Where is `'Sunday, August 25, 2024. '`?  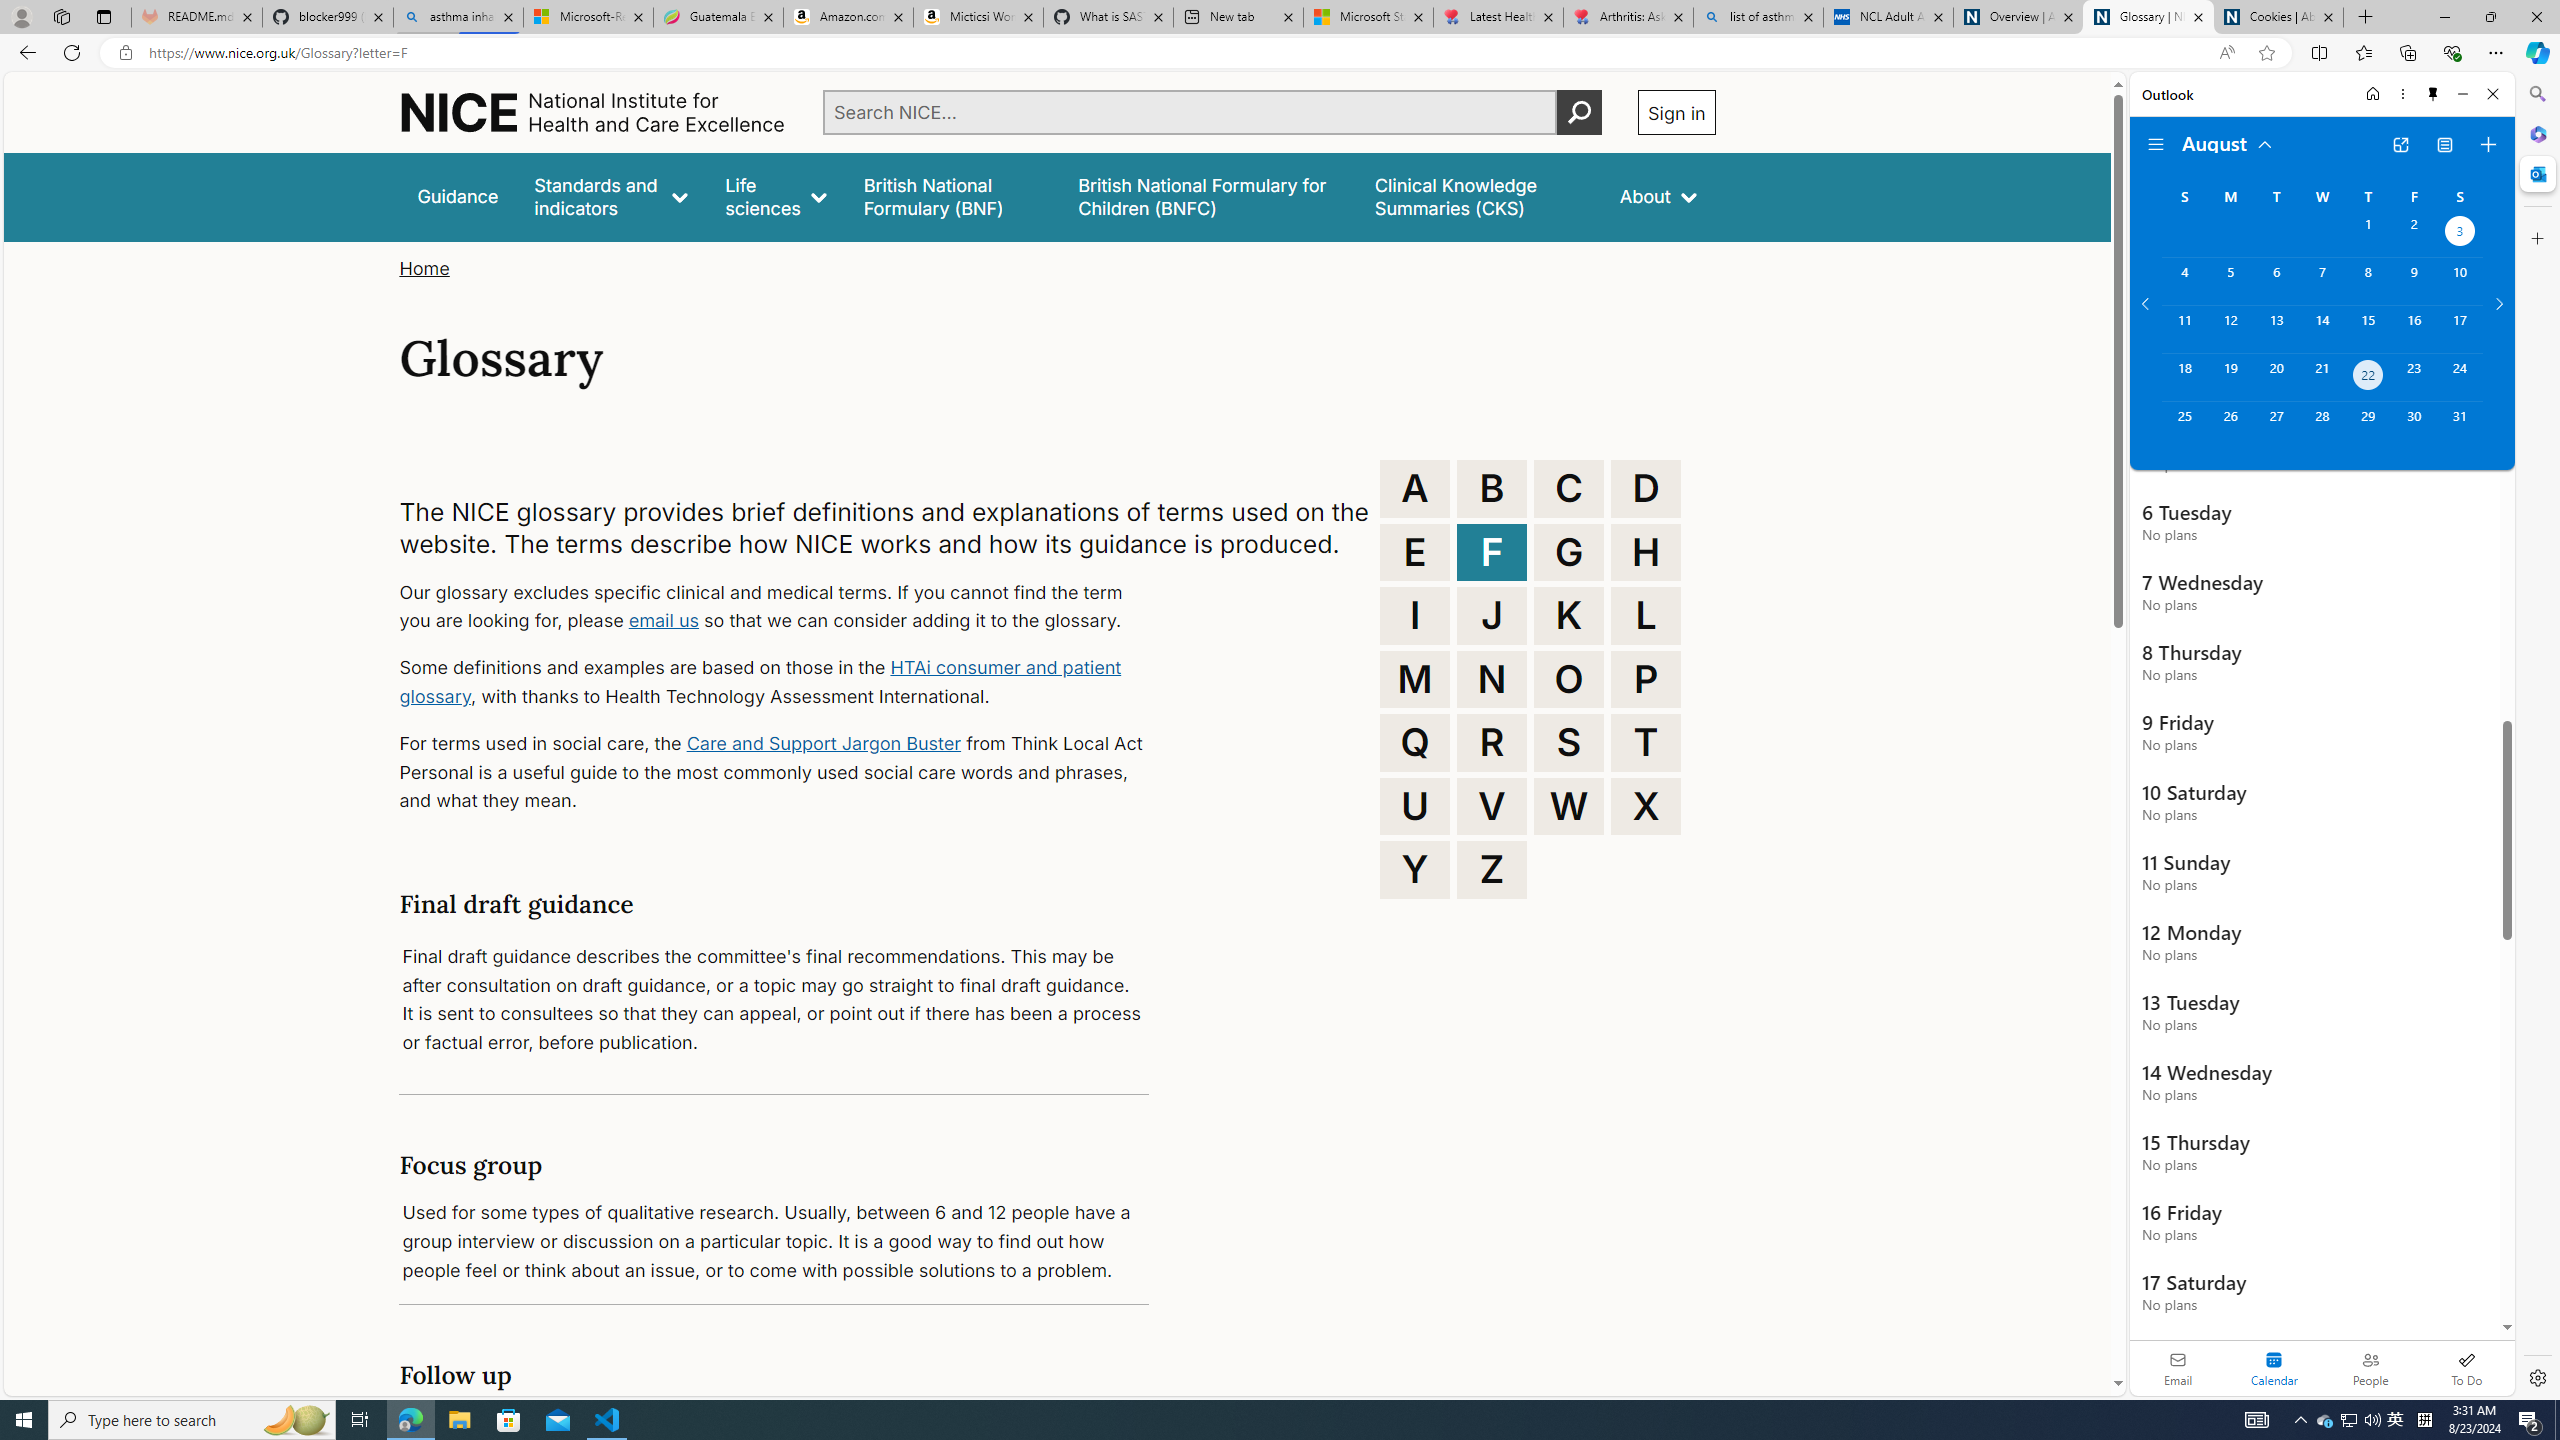 'Sunday, August 25, 2024. ' is located at coordinates (2184, 425).